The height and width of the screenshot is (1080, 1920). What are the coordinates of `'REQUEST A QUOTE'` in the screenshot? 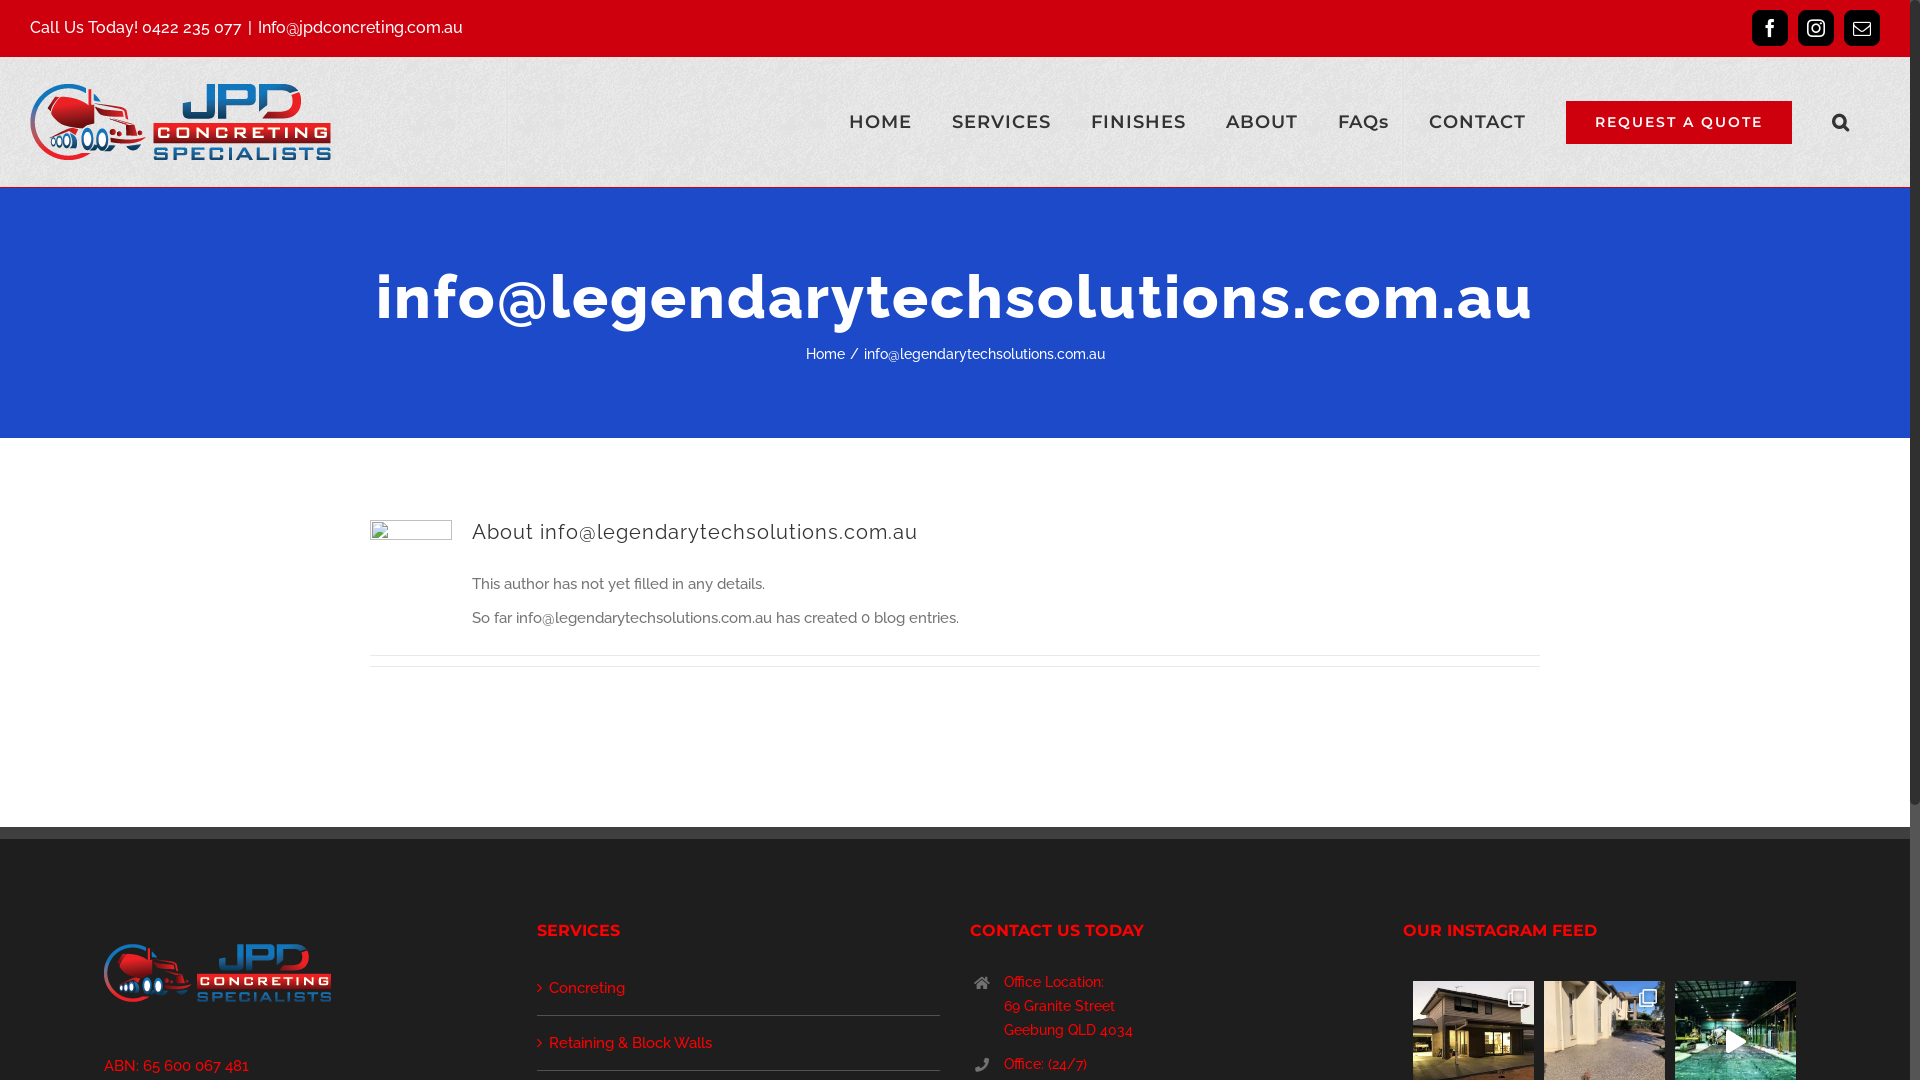 It's located at (1679, 122).